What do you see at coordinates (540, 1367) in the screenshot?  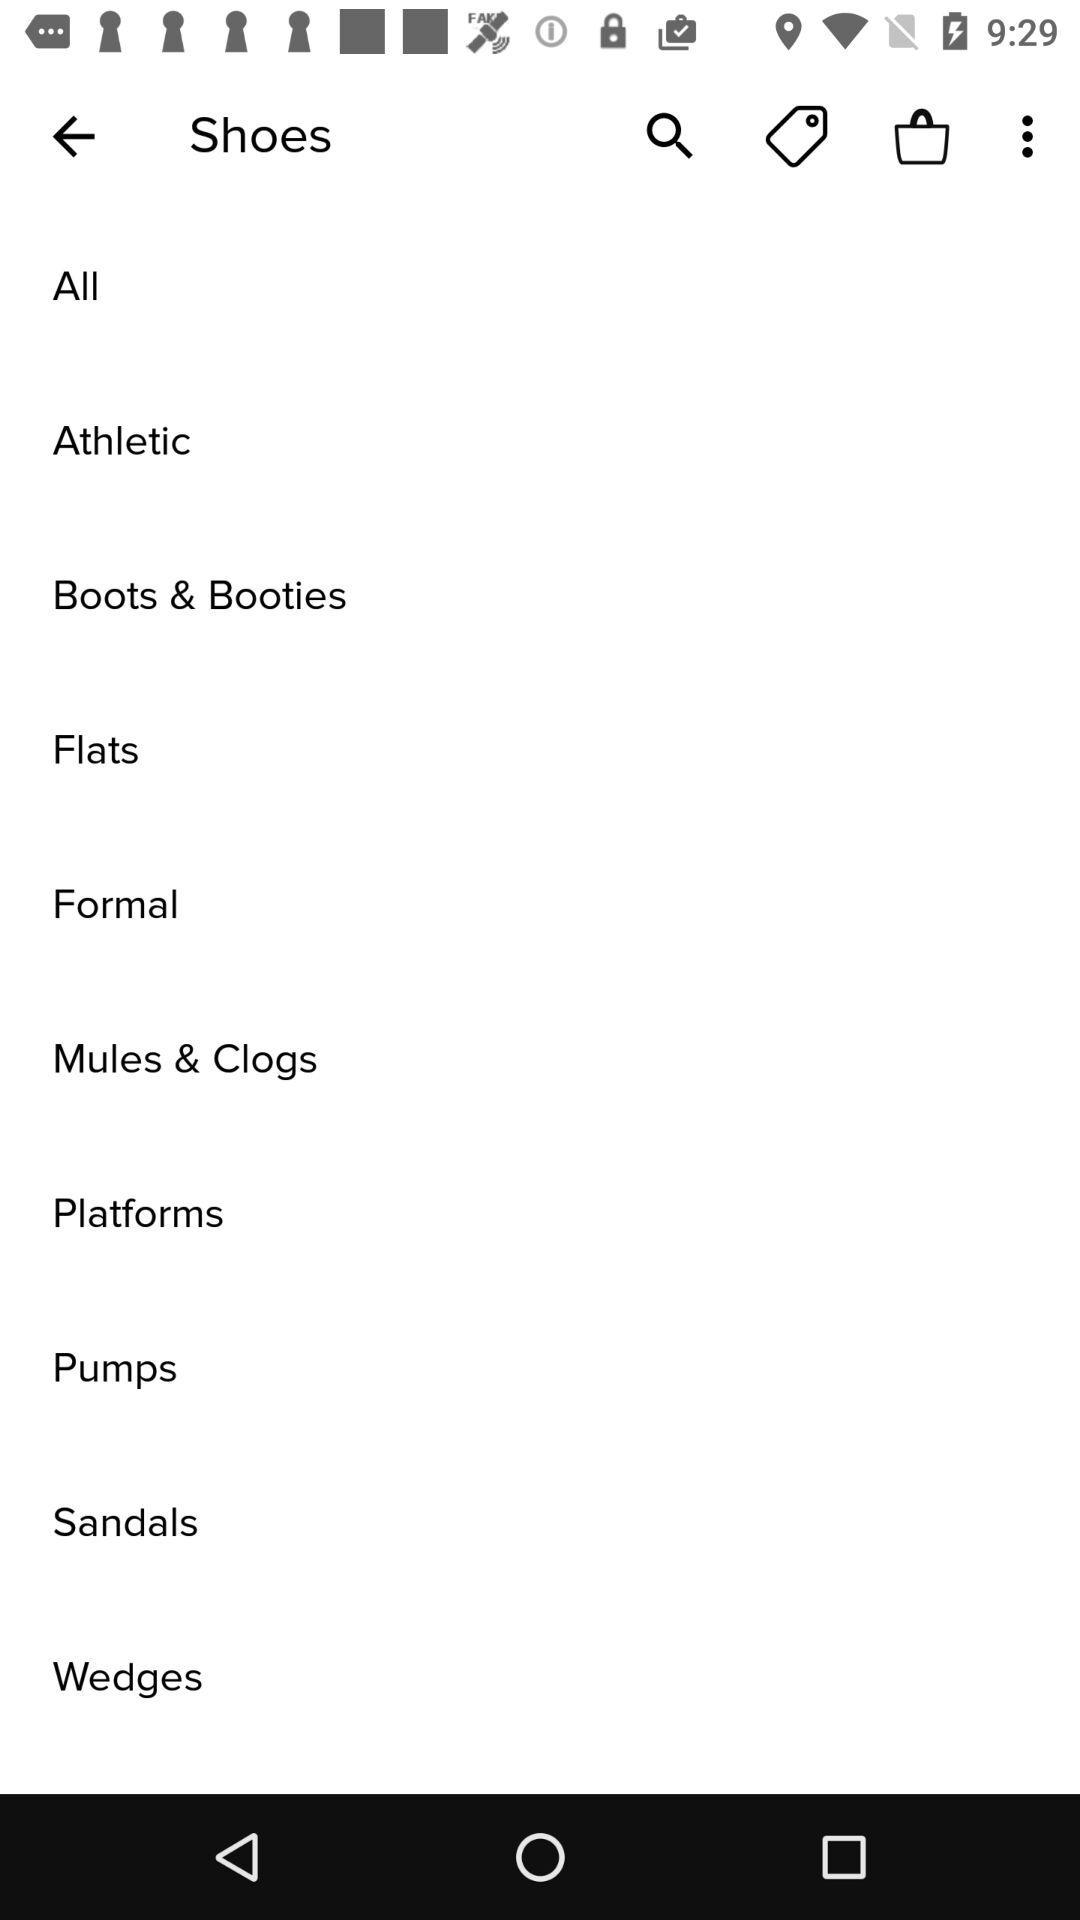 I see `icon below platforms icon` at bounding box center [540, 1367].